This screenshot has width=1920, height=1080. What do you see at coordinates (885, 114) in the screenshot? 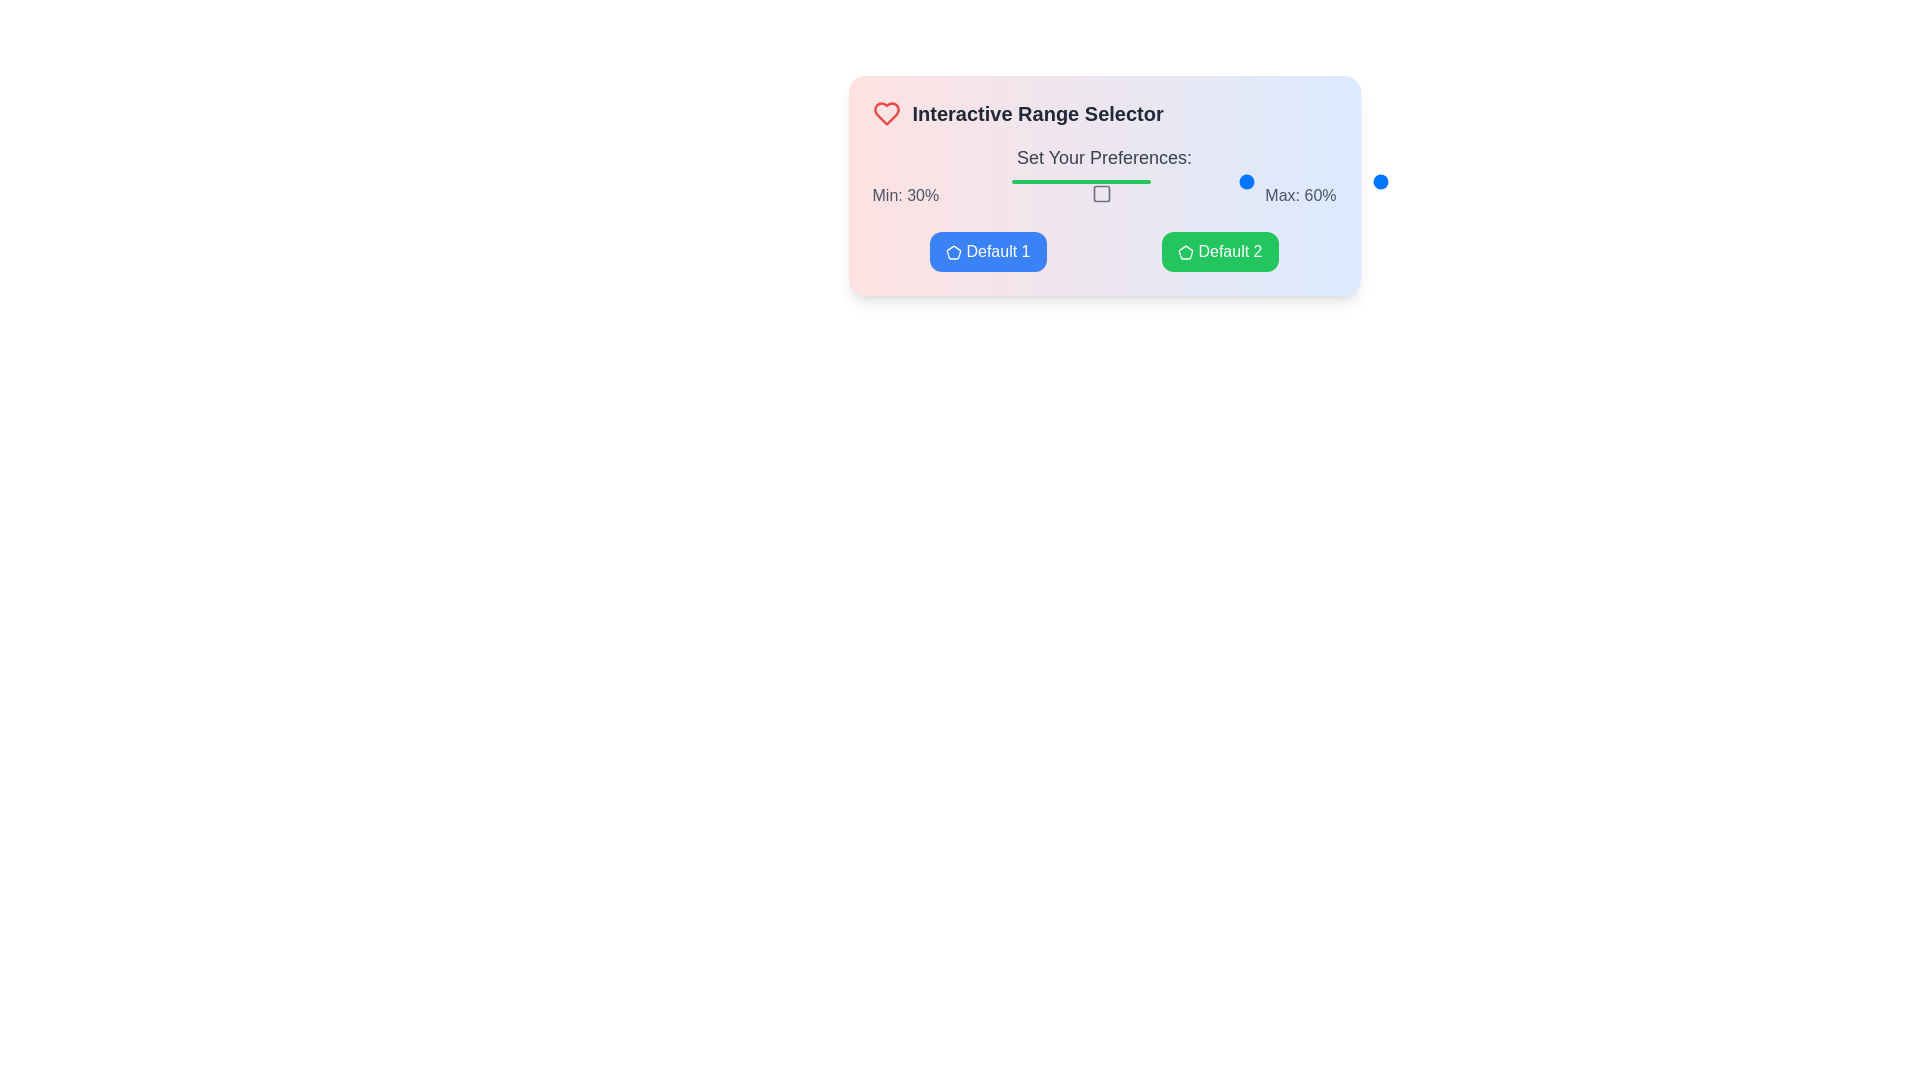
I see `the heart-shaped SVG icon located in the top-left corner of the card, which serves as a decorative indicator associated with the content of the card` at bounding box center [885, 114].